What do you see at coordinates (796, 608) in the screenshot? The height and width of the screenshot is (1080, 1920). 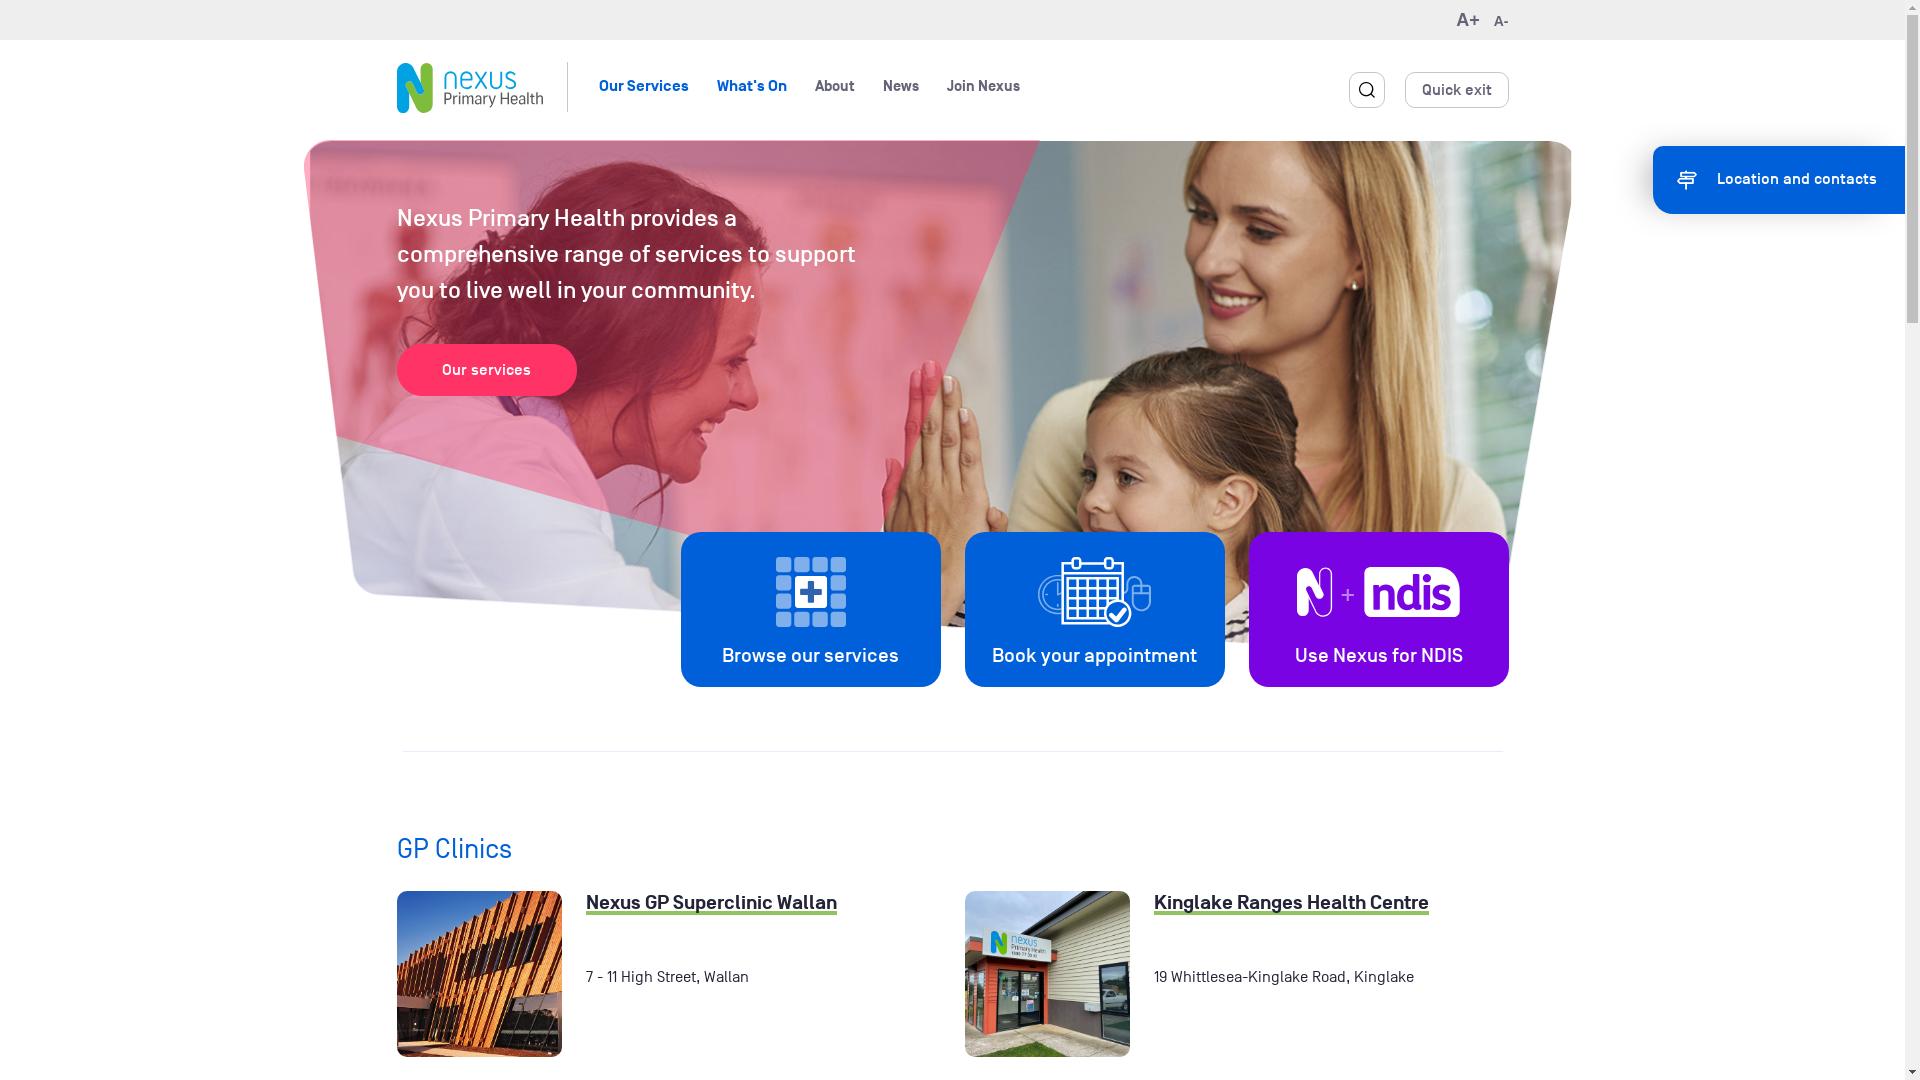 I see `'Browse our services'` at bounding box center [796, 608].